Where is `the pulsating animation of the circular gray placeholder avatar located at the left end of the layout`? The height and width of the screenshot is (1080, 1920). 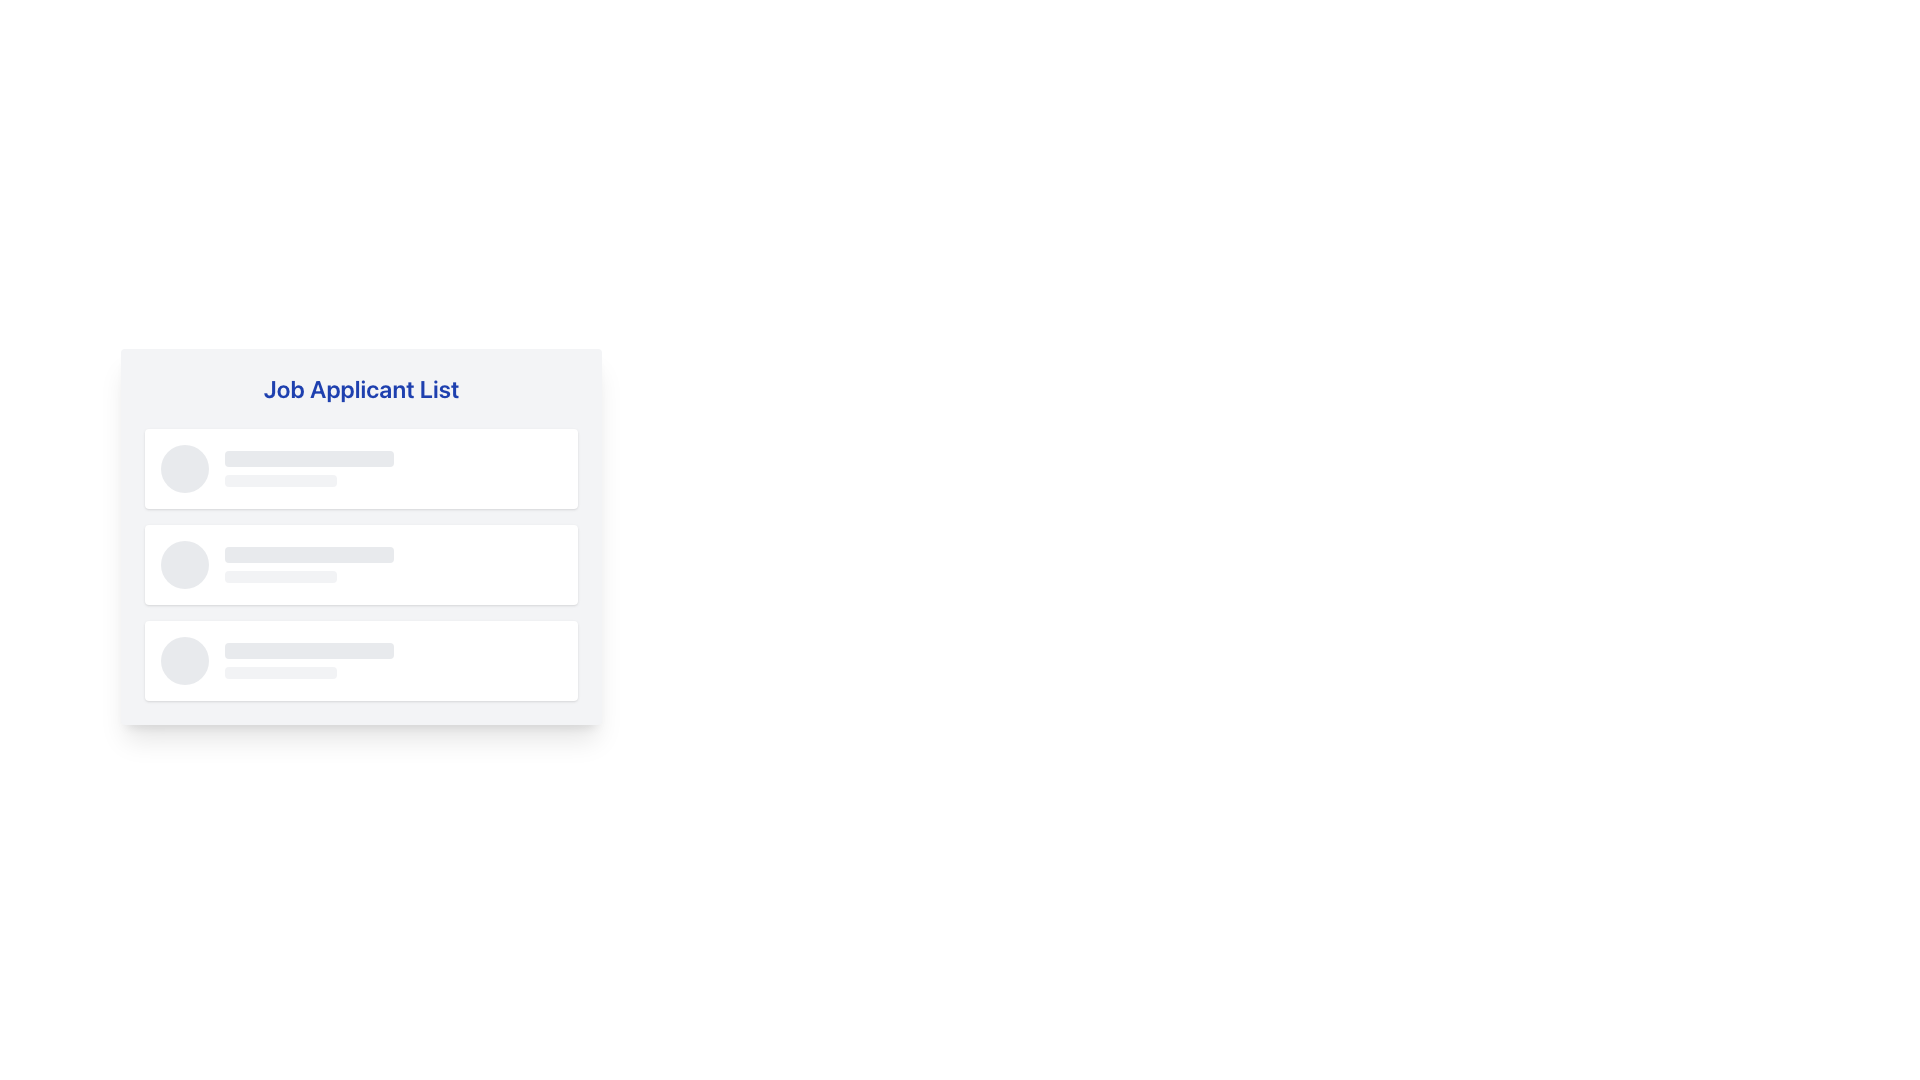
the pulsating animation of the circular gray placeholder avatar located at the left end of the layout is located at coordinates (185, 564).